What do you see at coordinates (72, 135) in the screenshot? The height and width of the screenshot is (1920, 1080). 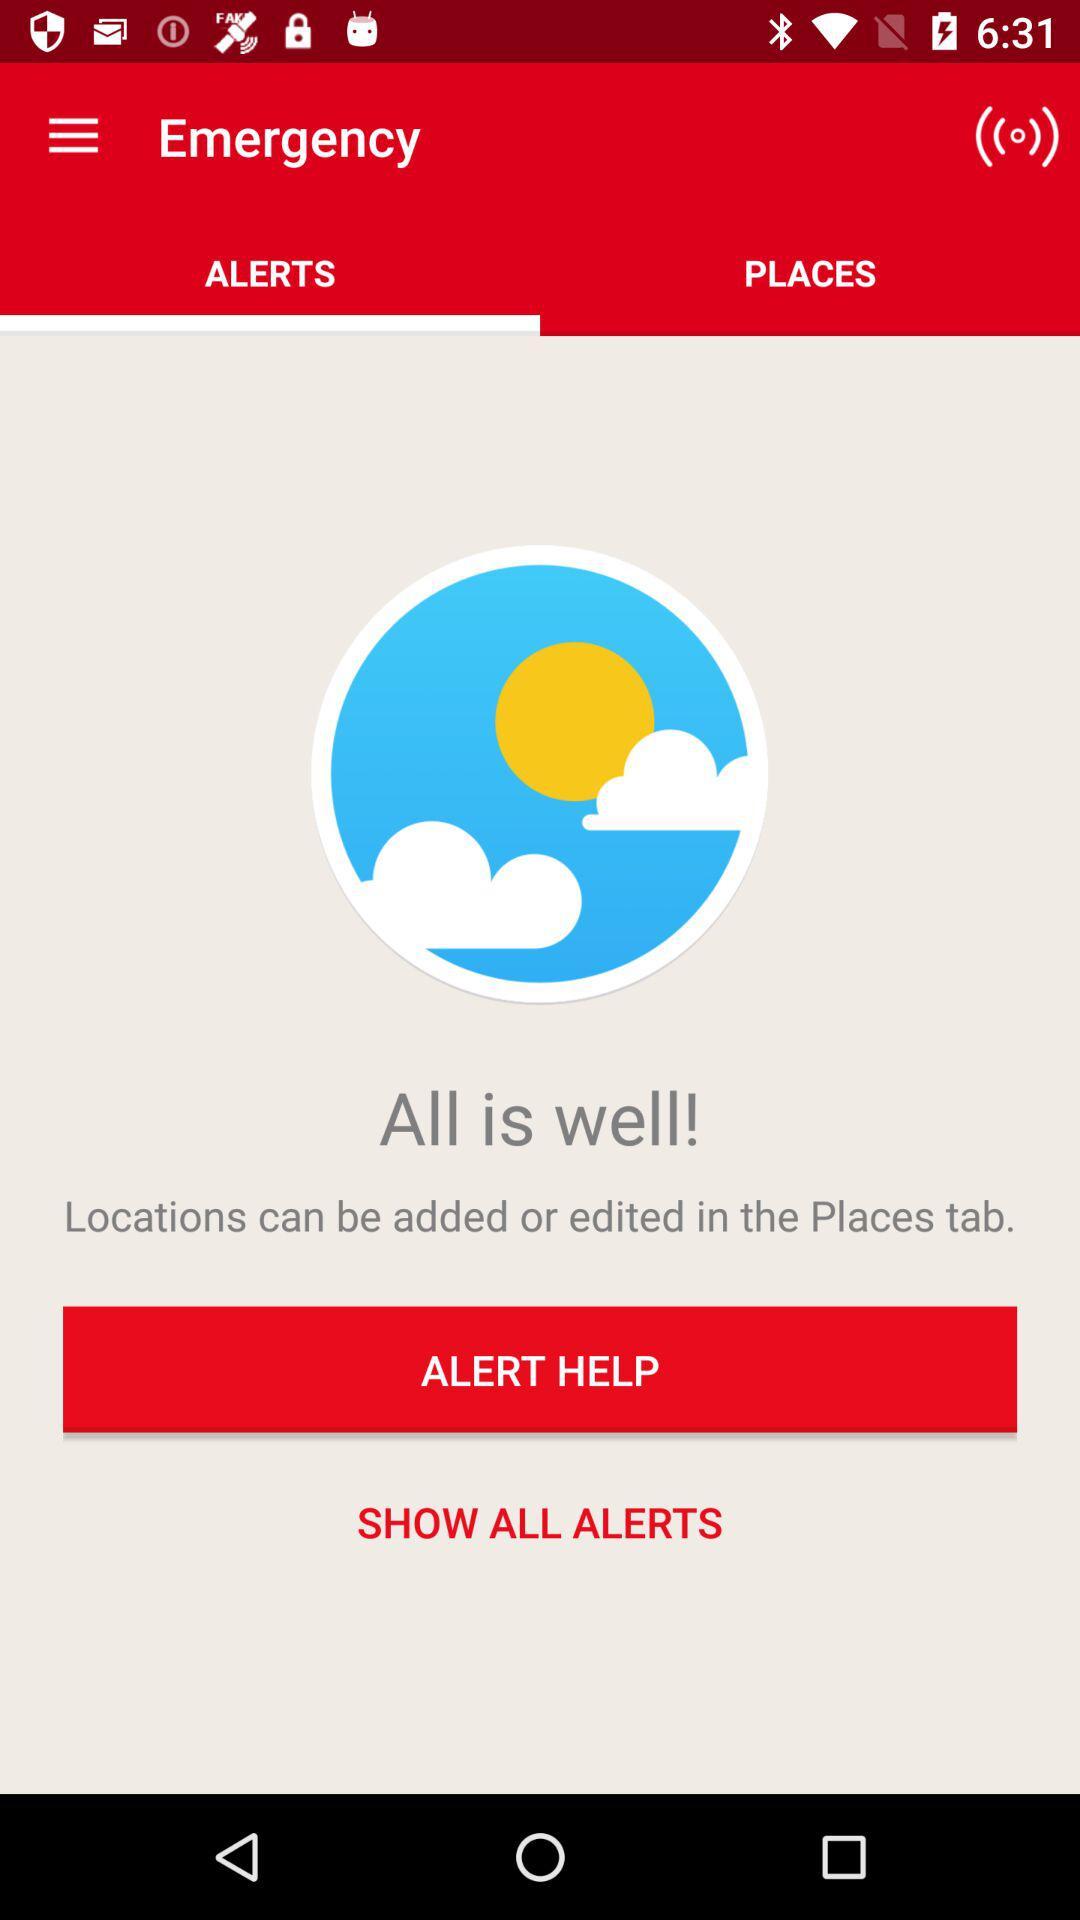 I see `the item next to emergency item` at bounding box center [72, 135].